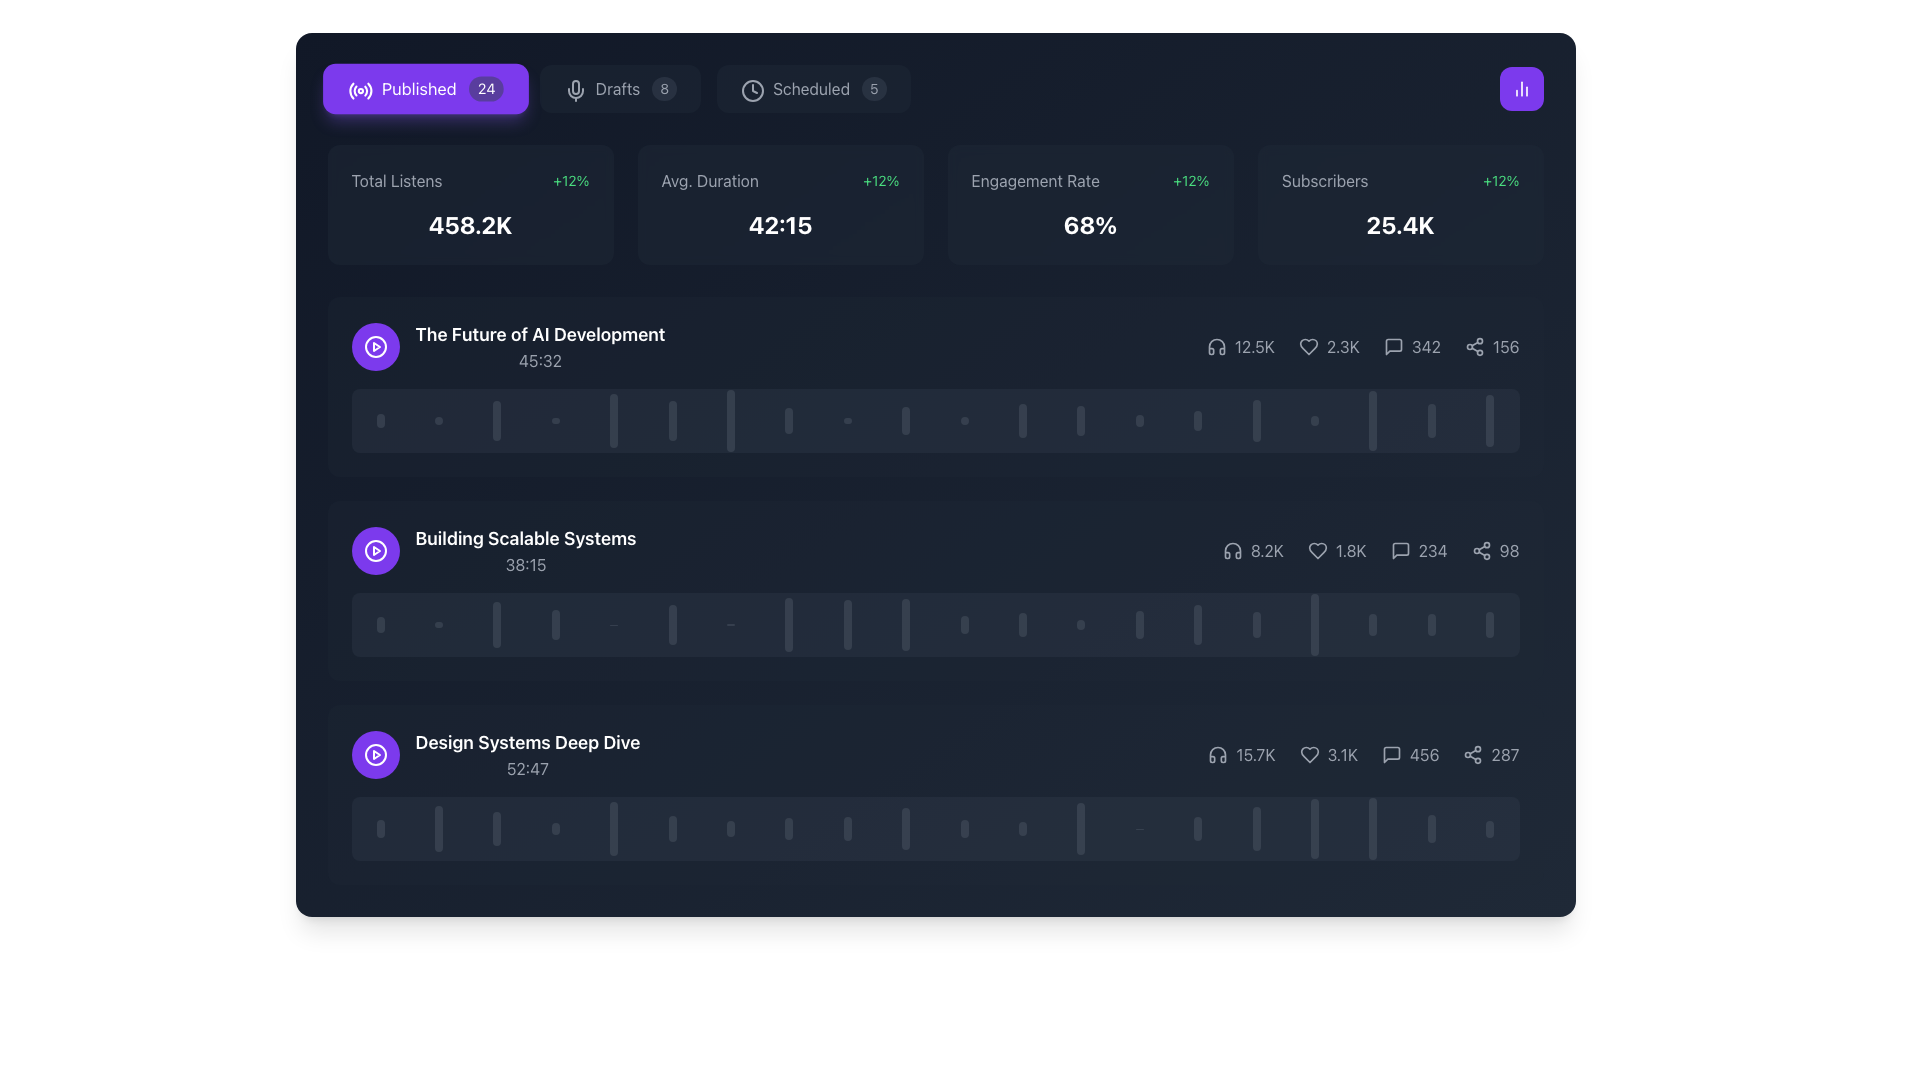  Describe the element at coordinates (1252, 551) in the screenshot. I see `numerical metric displayed next to the headphones icon in the 'Building Scalable Systems' section, which represents listener count` at that location.